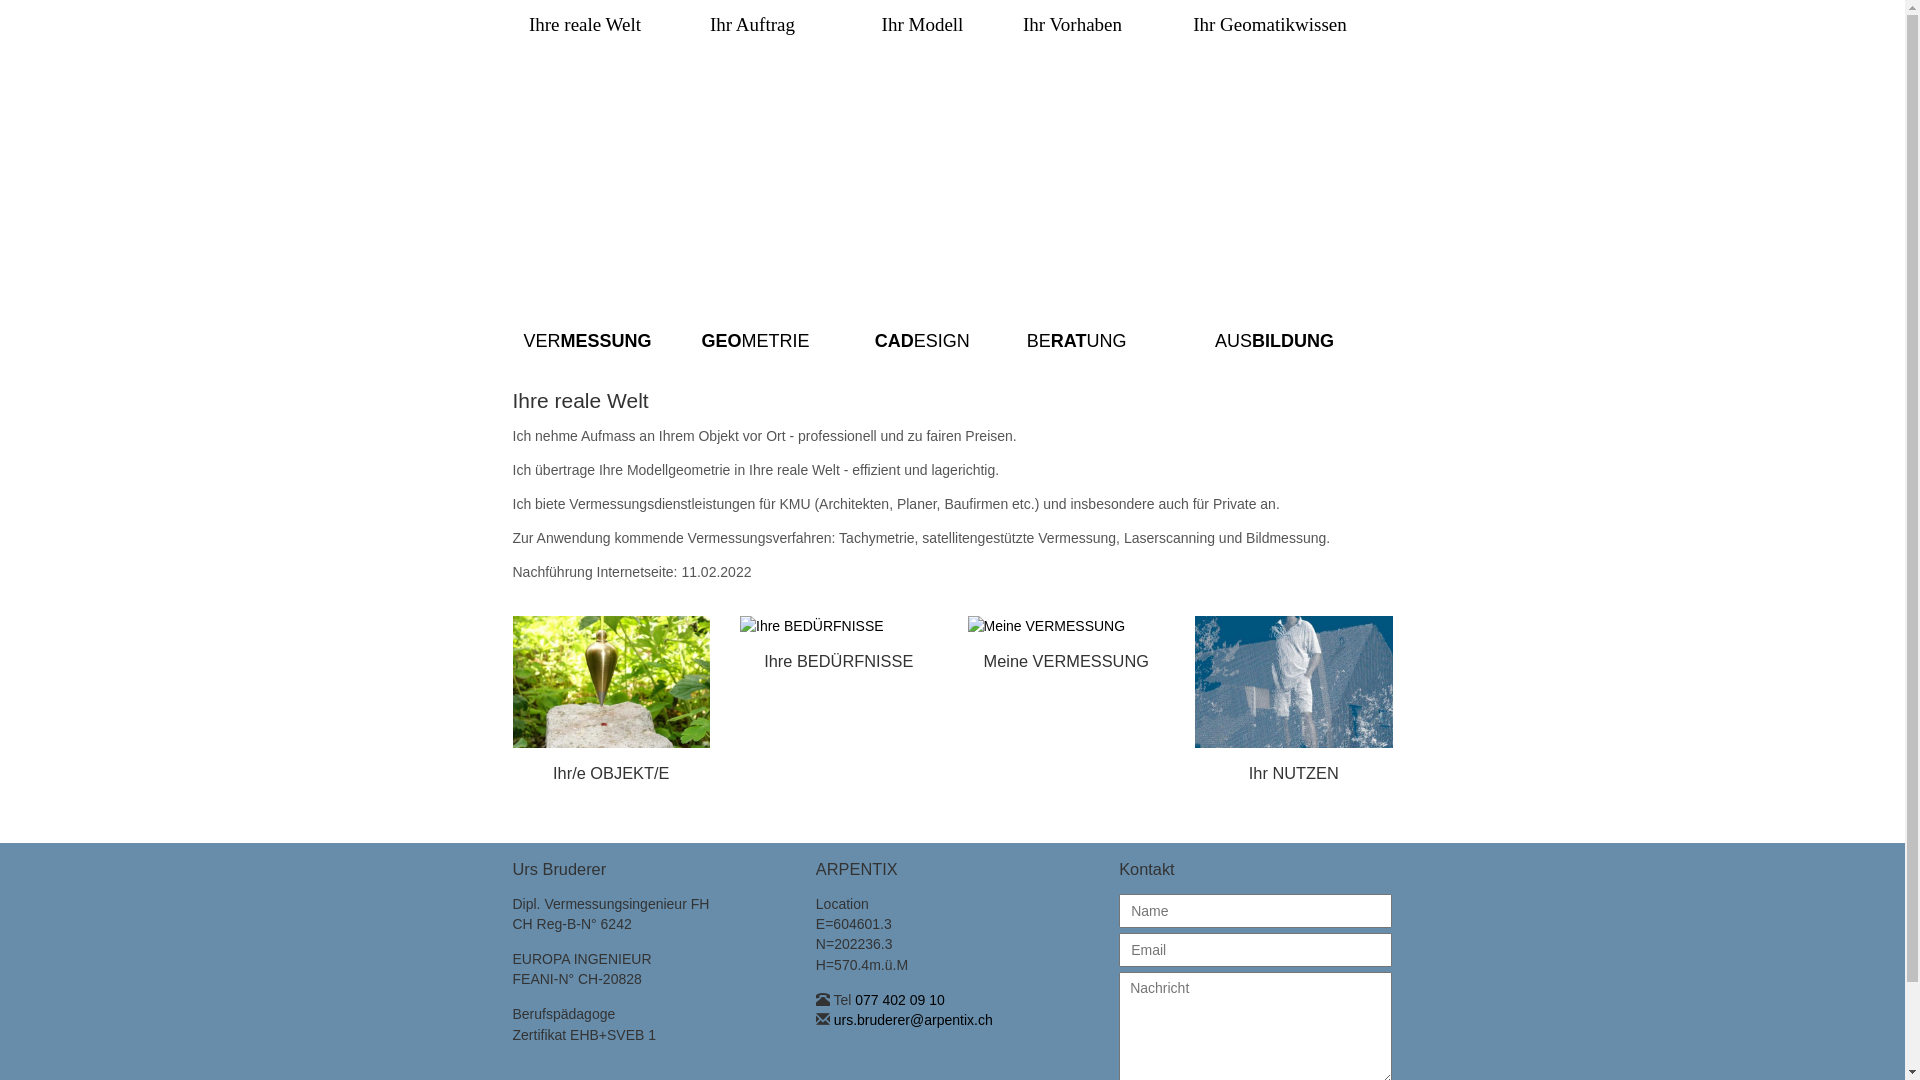 This screenshot has width=1920, height=1080. I want to click on 'AUSBILDUNG', so click(1273, 339).